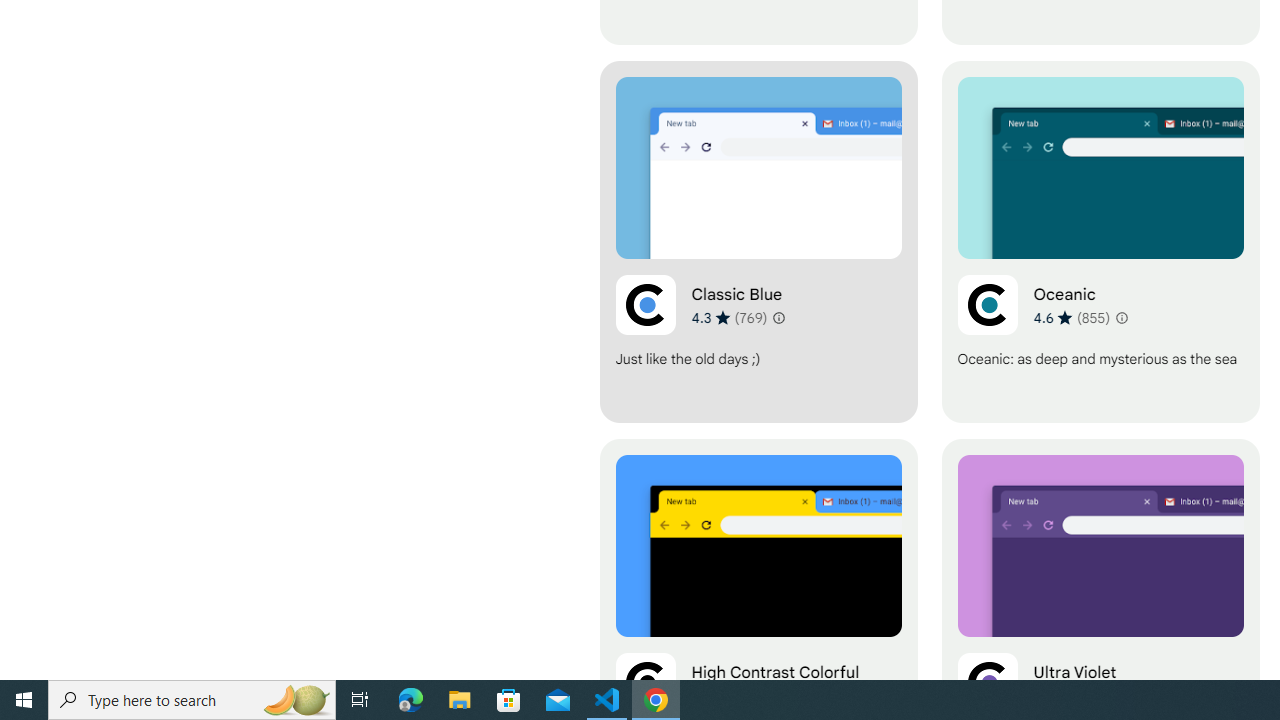 The width and height of the screenshot is (1280, 720). What do you see at coordinates (757, 241) in the screenshot?
I see `'Classic Blue'` at bounding box center [757, 241].